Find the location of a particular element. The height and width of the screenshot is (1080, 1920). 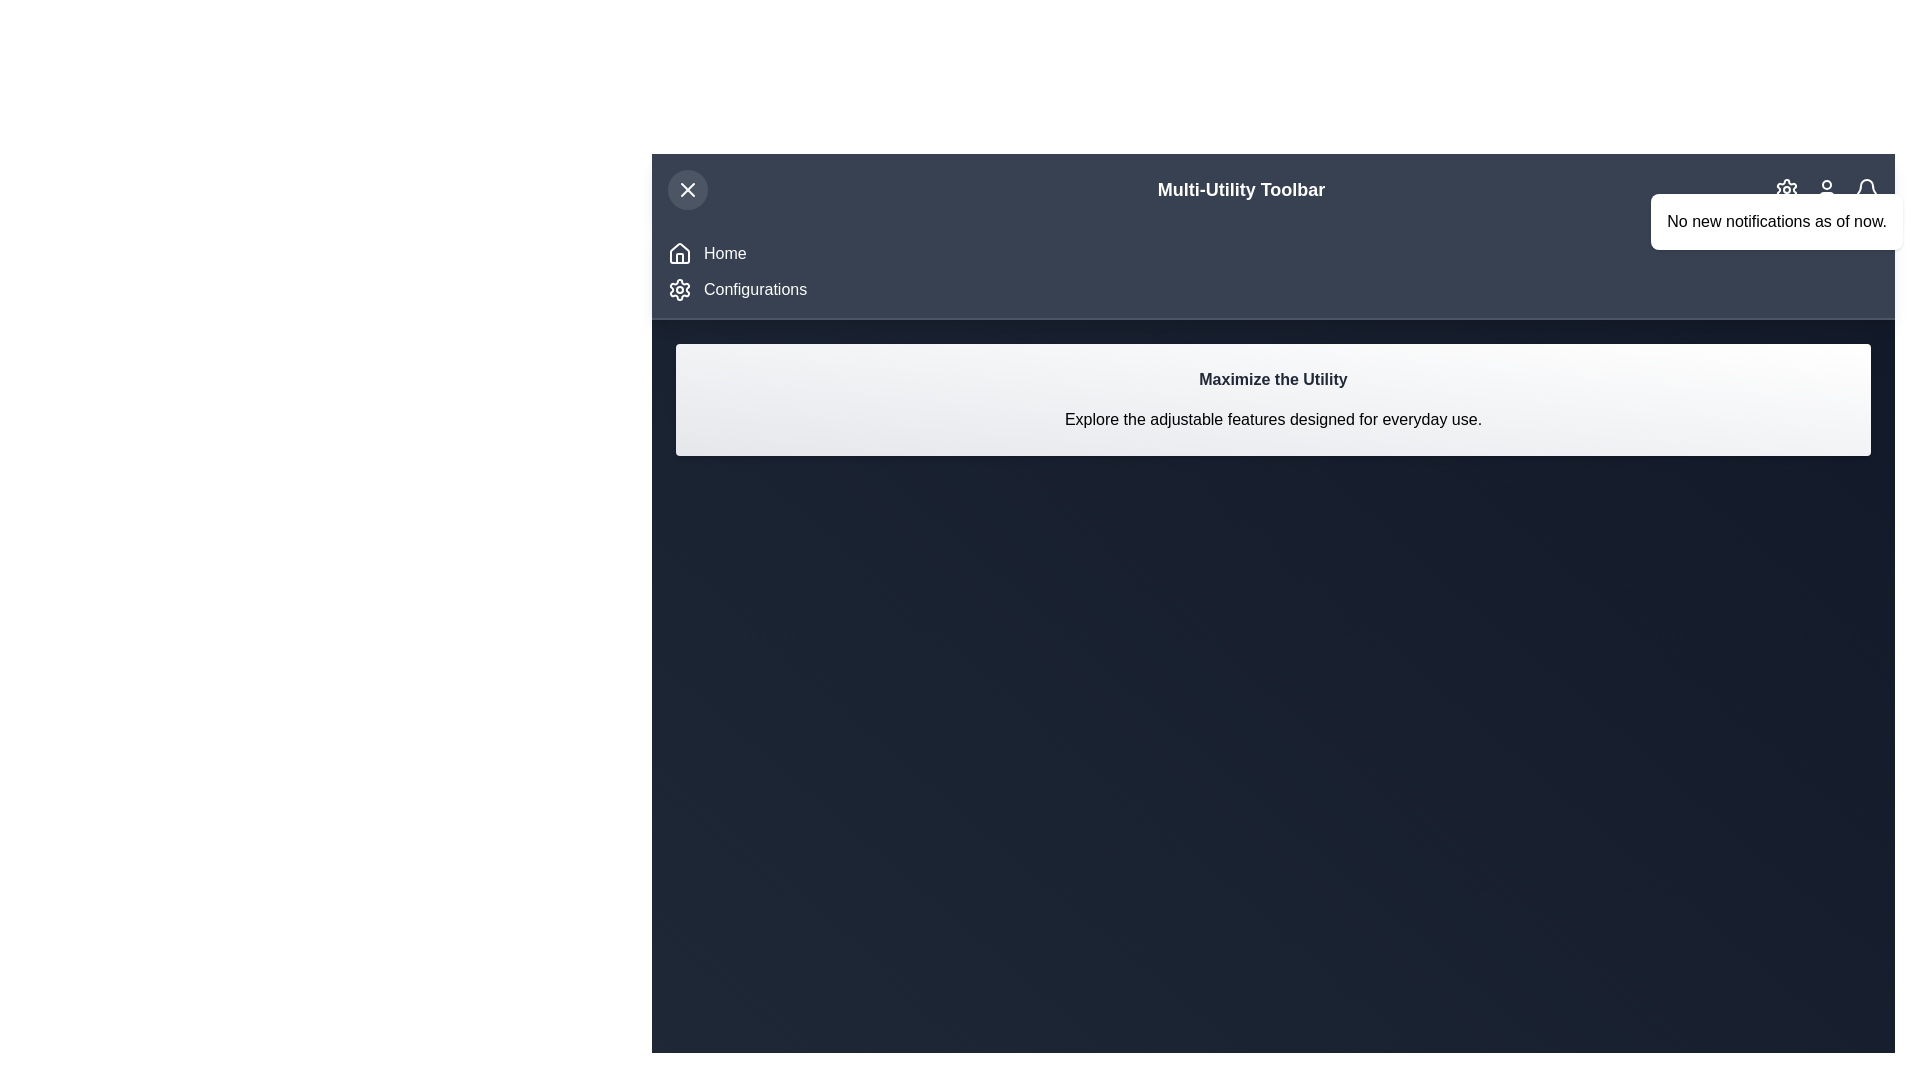

the bell icon to toggle the notifications panel is located at coordinates (1866, 189).